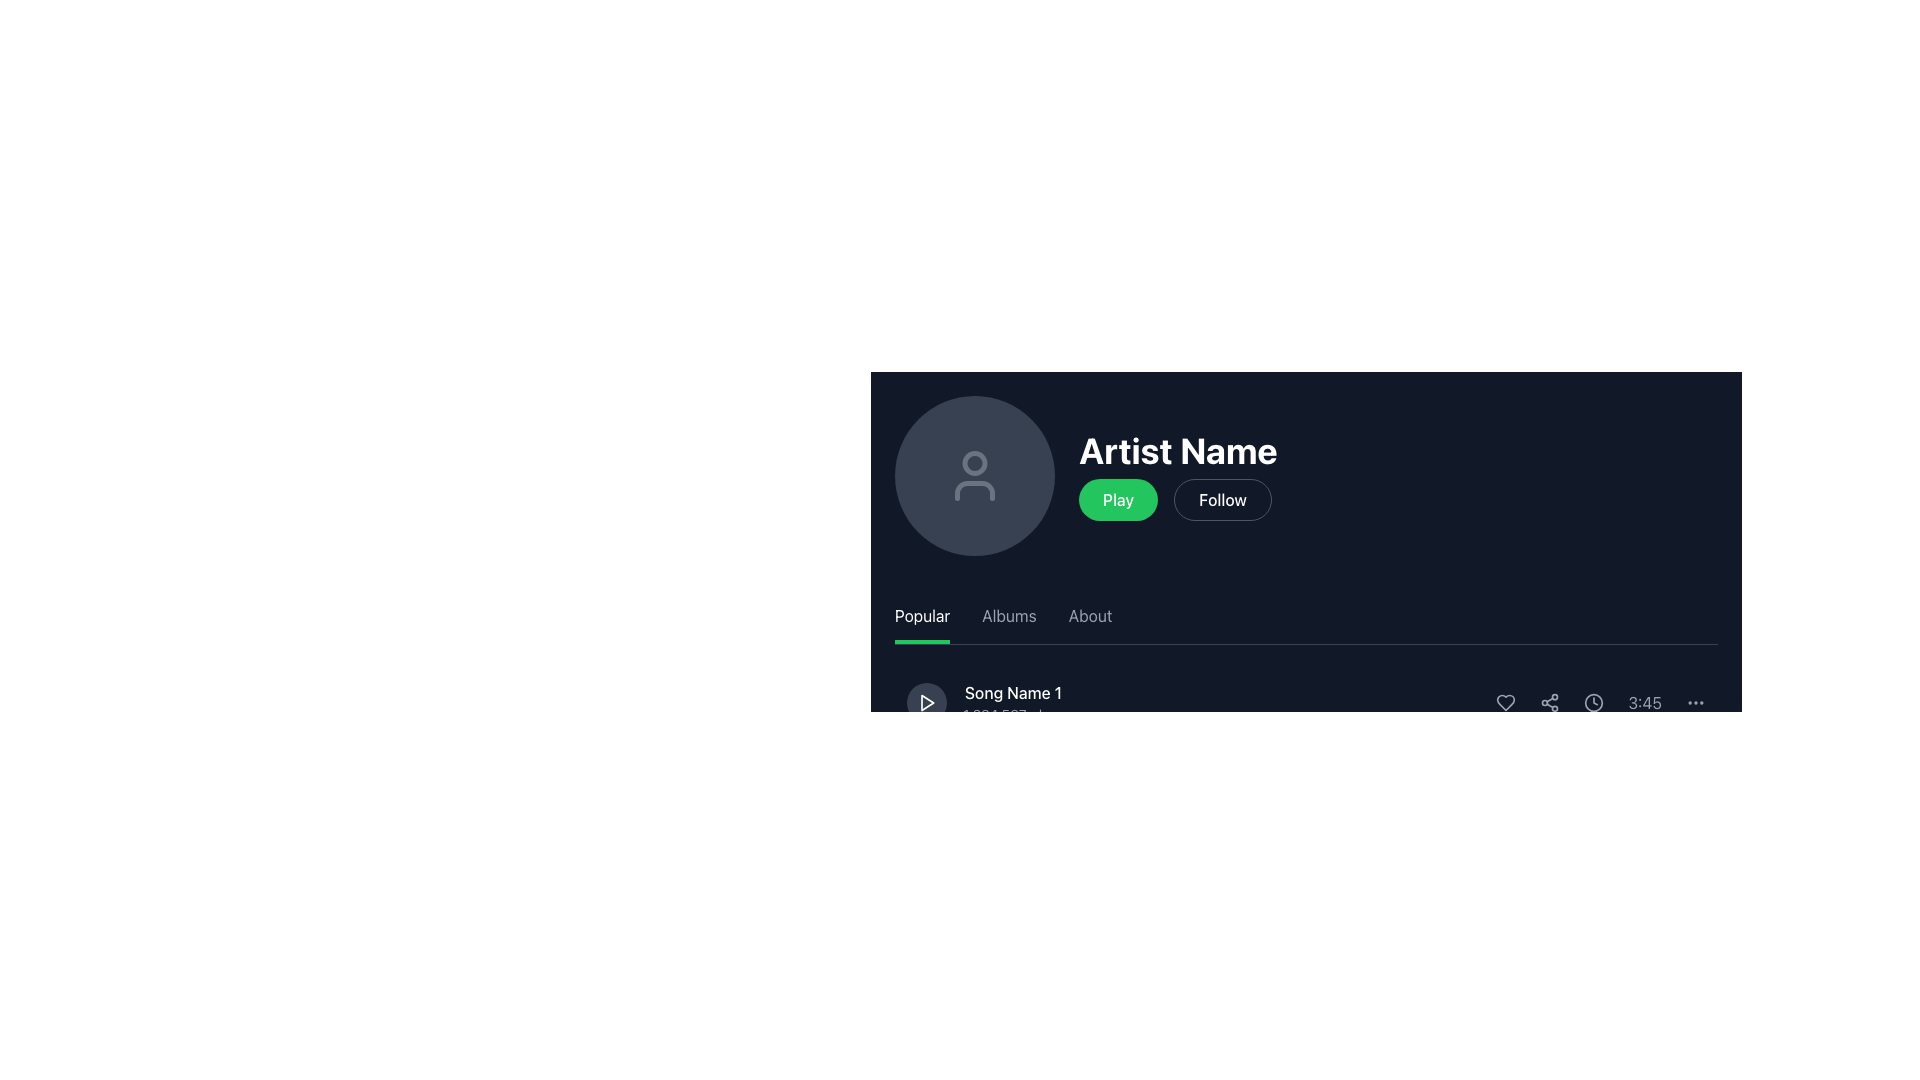  Describe the element at coordinates (974, 475) in the screenshot. I see `the circular Image Placeholder with a gray background and user icon, located to the left of 'Artist Name' and buttons 'Play' and 'Follow'` at that location.